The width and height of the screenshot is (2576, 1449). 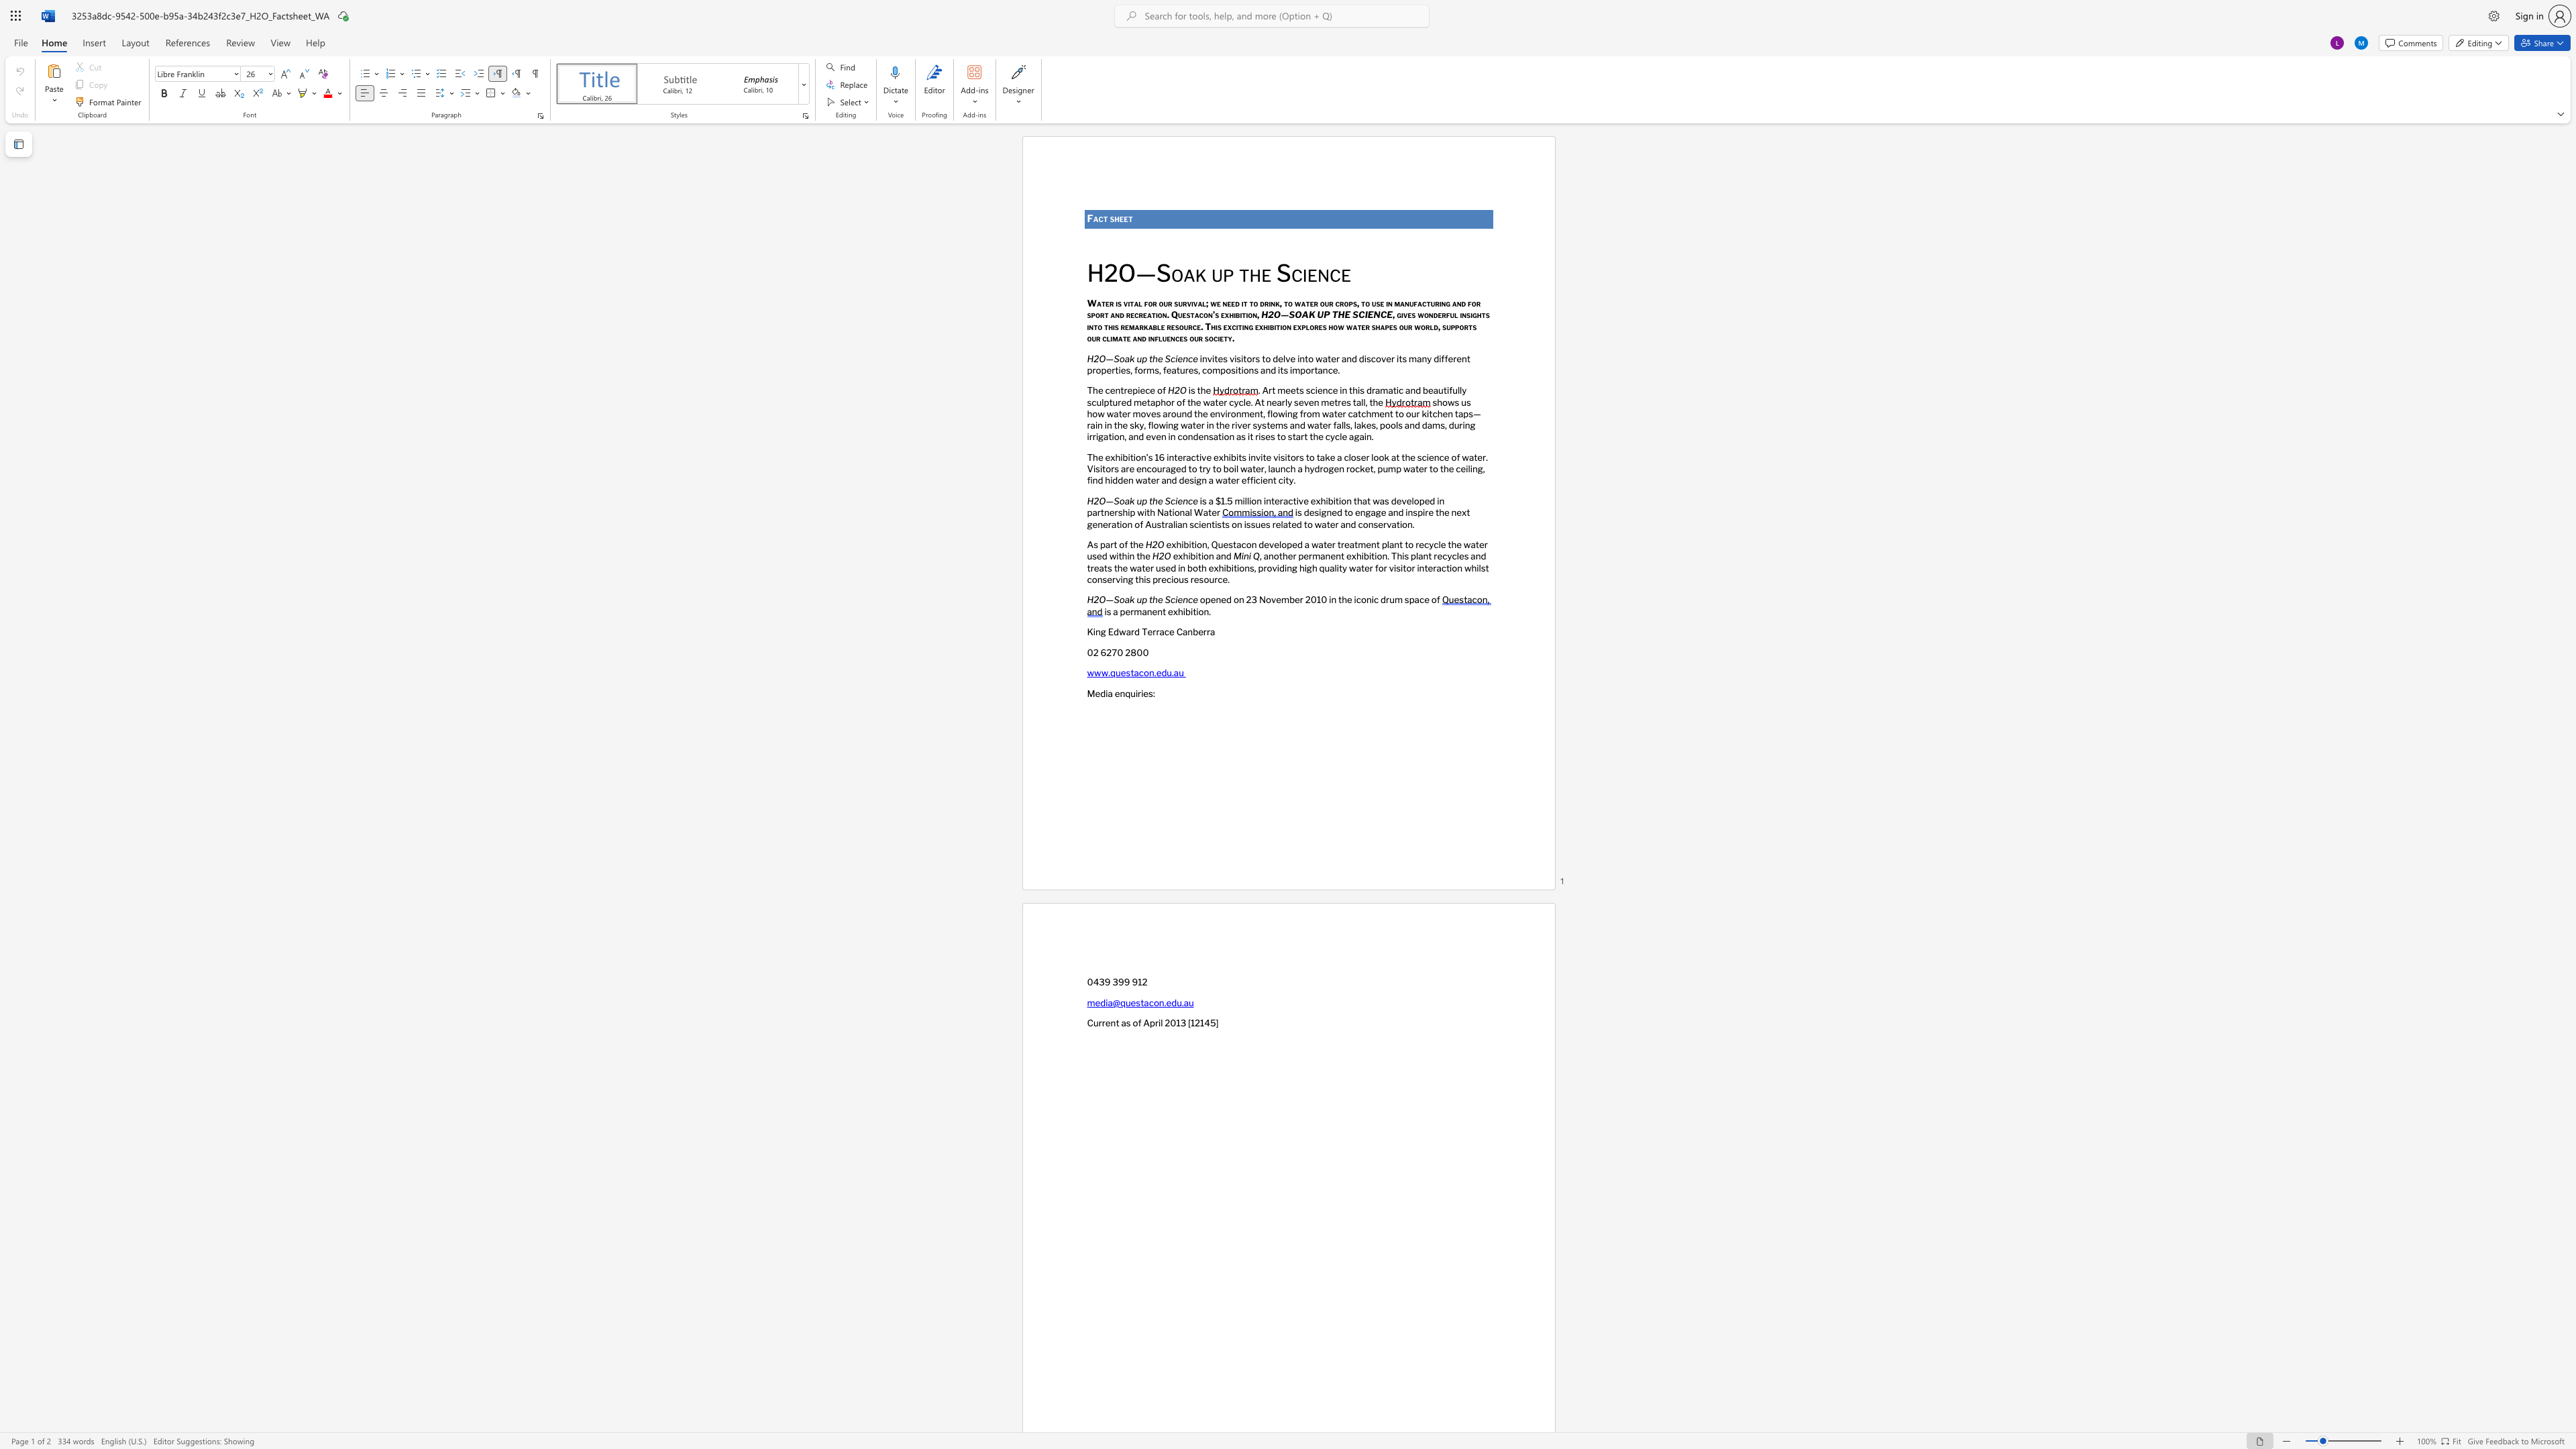 I want to click on the space between the continuous character "o" and "s" in the text, so click(x=1231, y=369).